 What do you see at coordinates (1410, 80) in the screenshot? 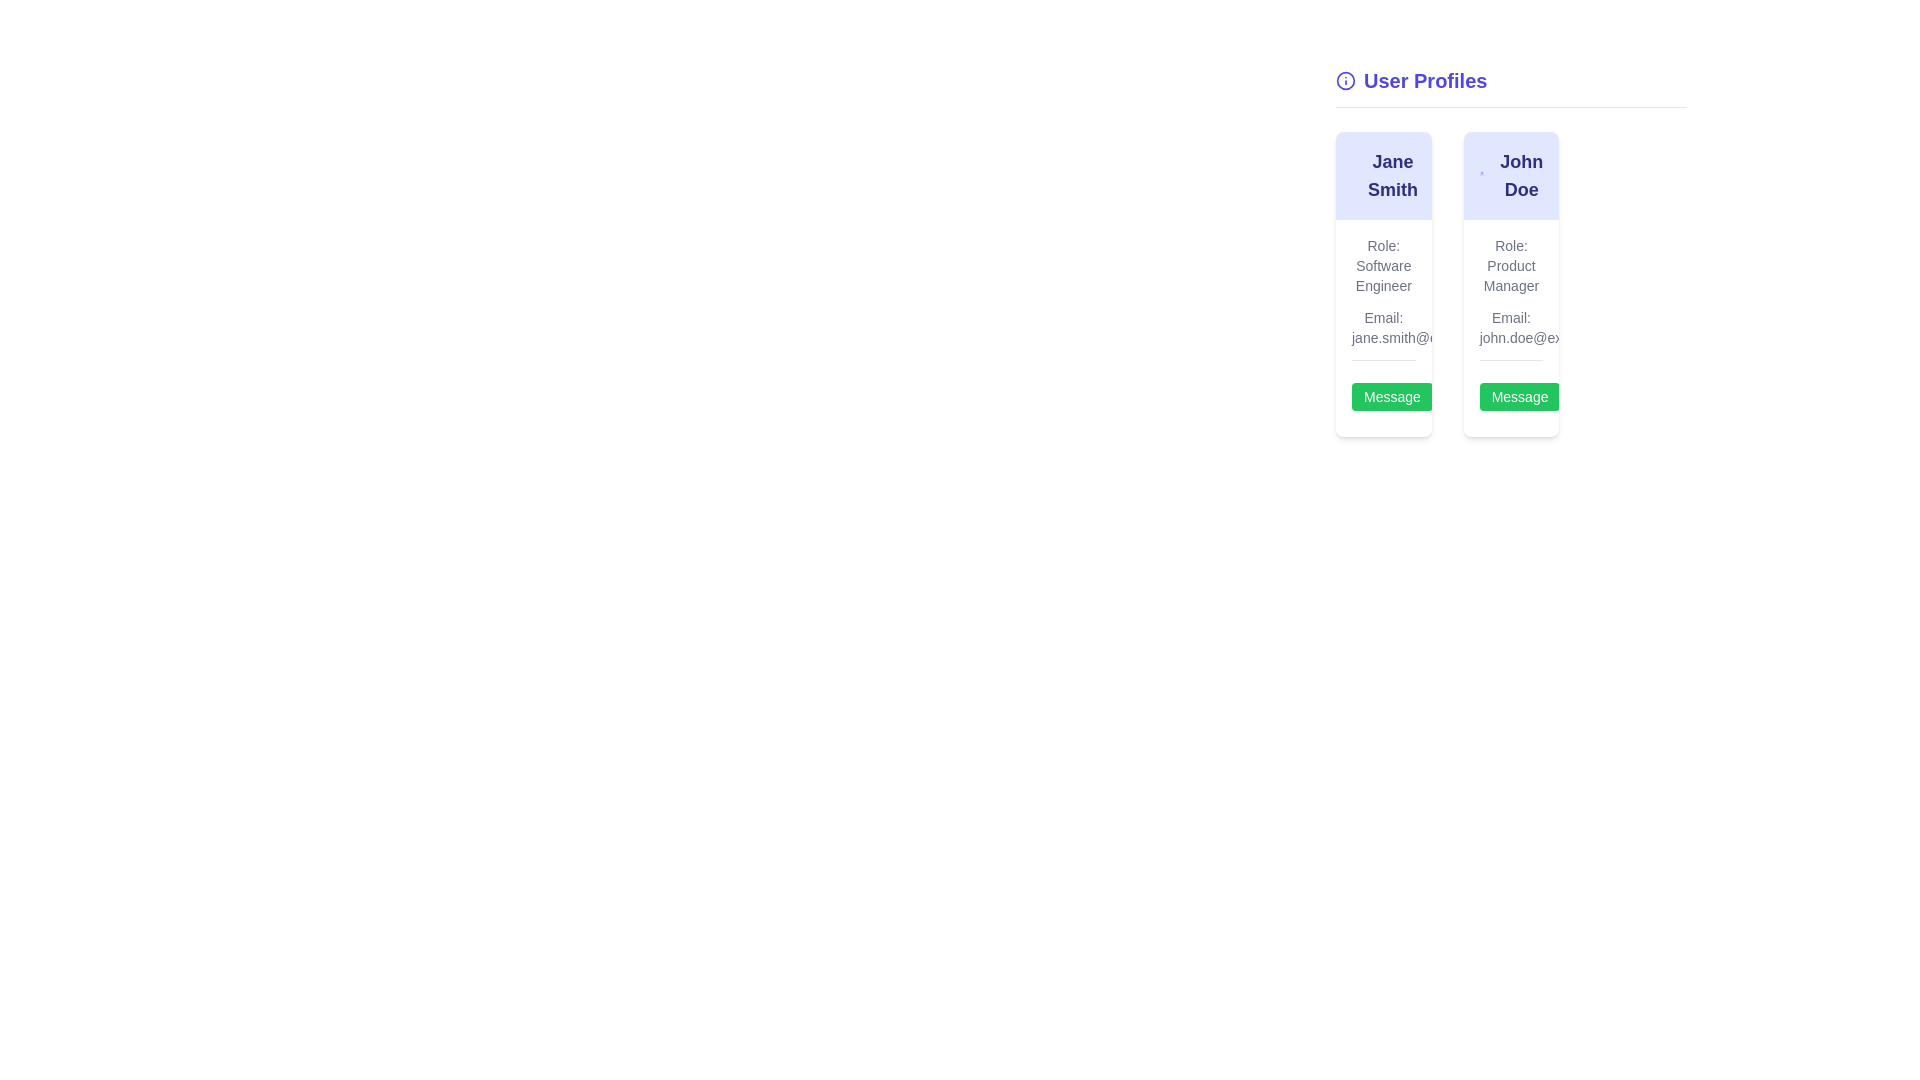
I see `text of the 'User Profiles' header that includes an information icon, positioned at the top-left corner of the section` at bounding box center [1410, 80].